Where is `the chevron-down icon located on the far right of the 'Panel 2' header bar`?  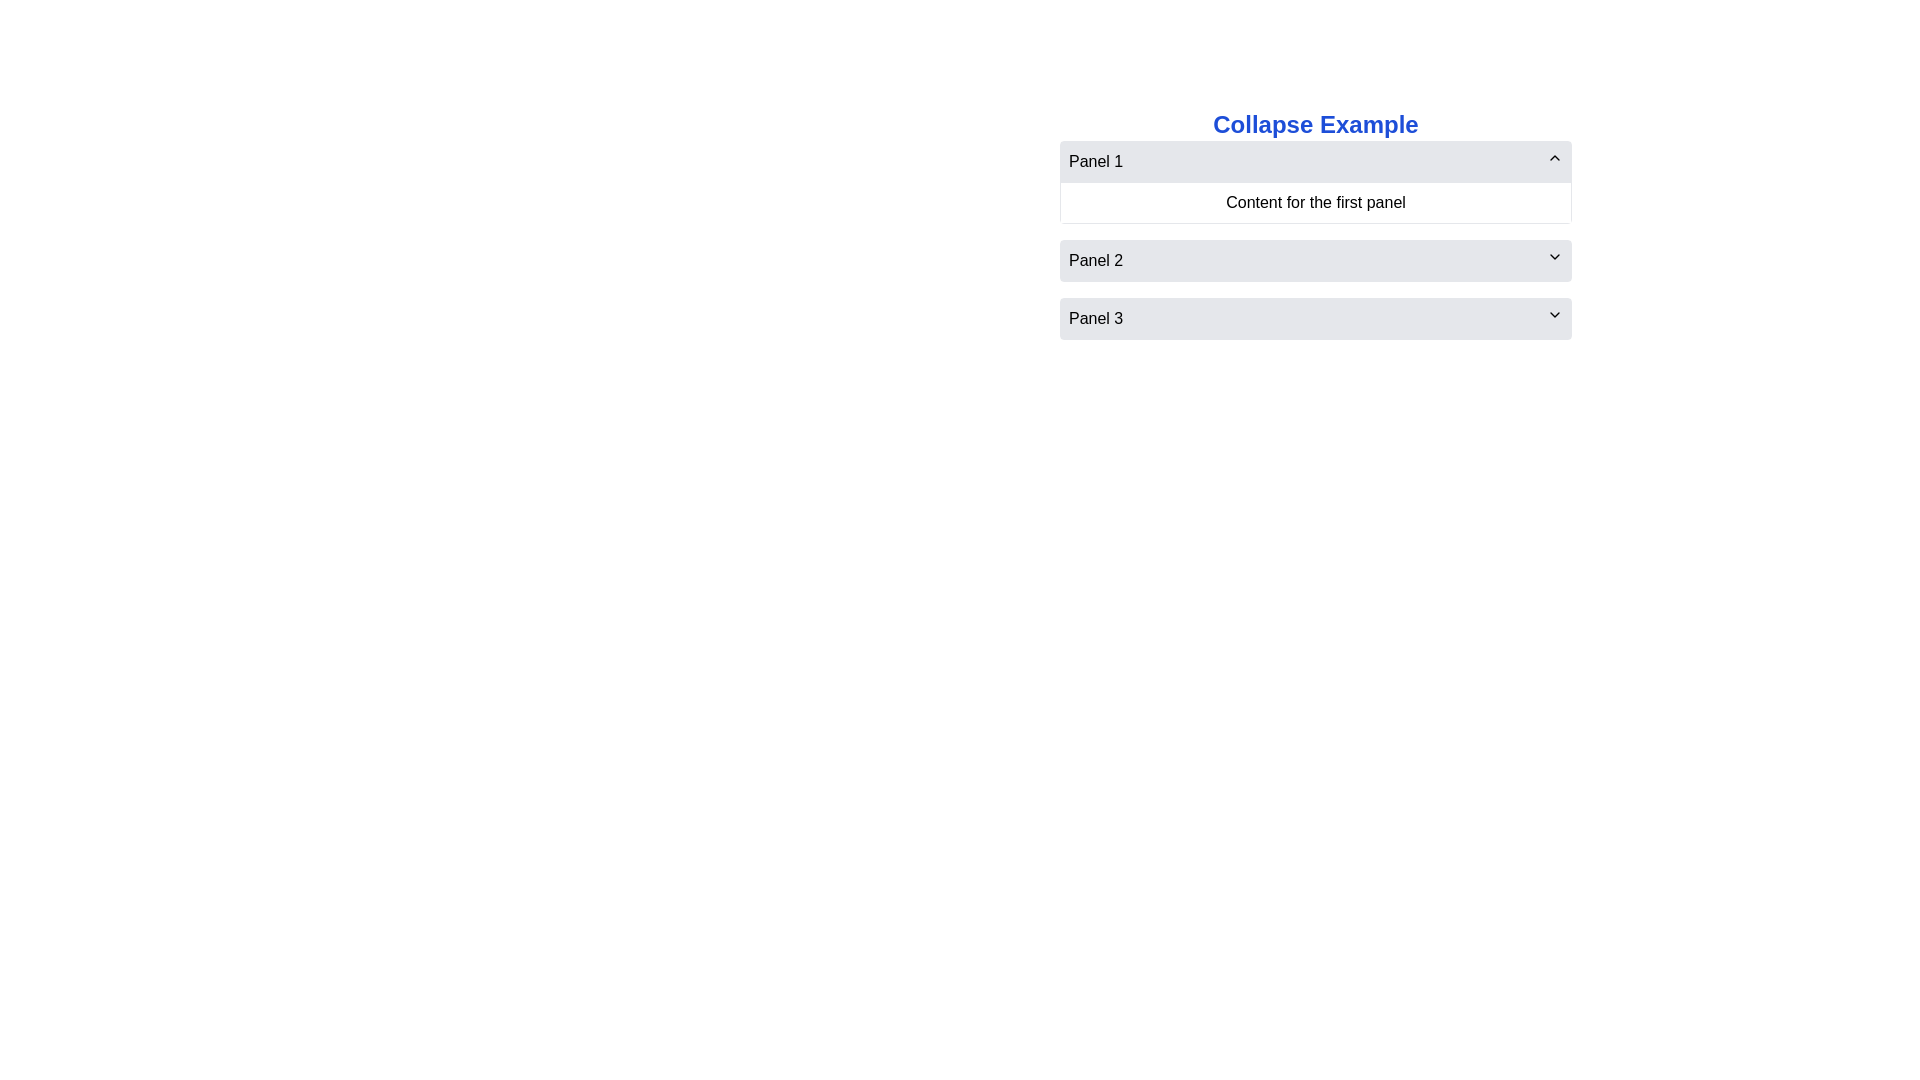
the chevron-down icon located on the far right of the 'Panel 2' header bar is located at coordinates (1554, 256).